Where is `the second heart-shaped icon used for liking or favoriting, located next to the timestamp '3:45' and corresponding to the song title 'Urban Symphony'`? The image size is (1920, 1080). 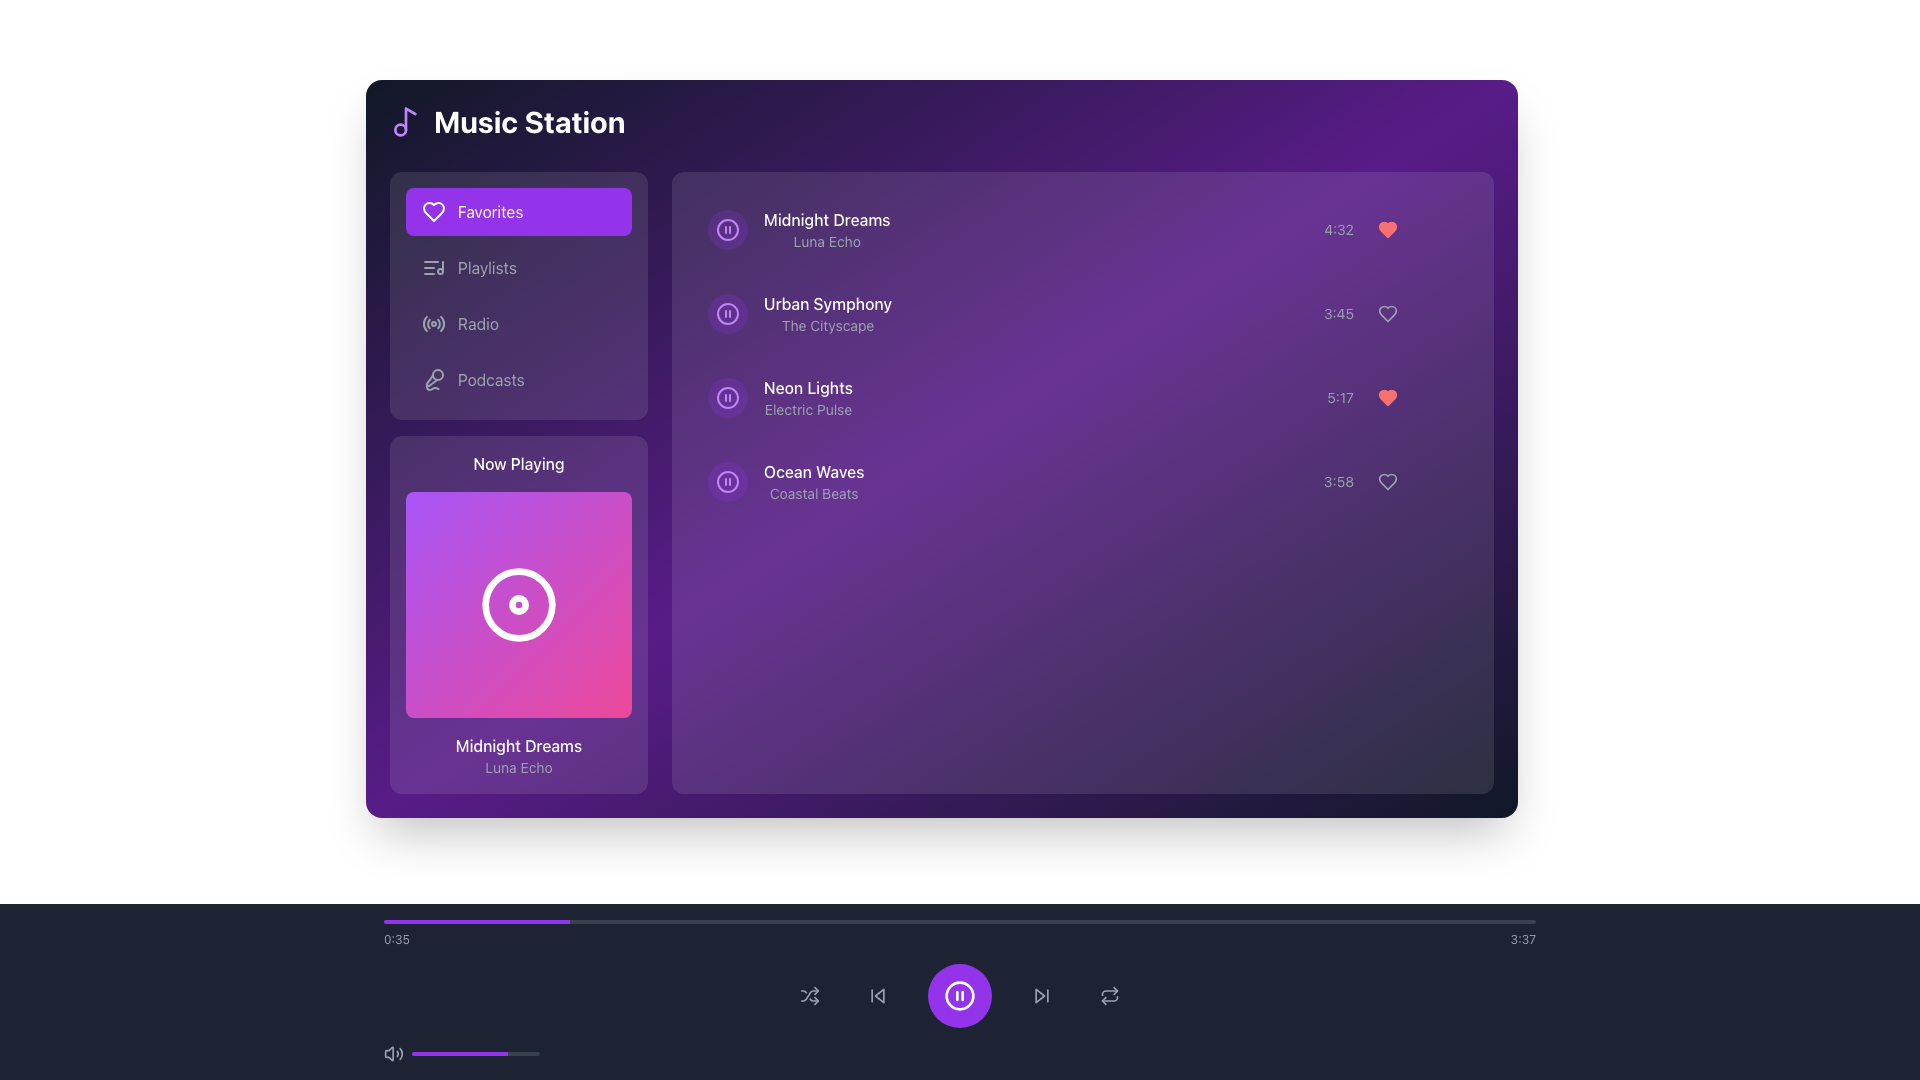
the second heart-shaped icon used for liking or favoriting, located next to the timestamp '3:45' and corresponding to the song title 'Urban Symphony' is located at coordinates (1386, 313).